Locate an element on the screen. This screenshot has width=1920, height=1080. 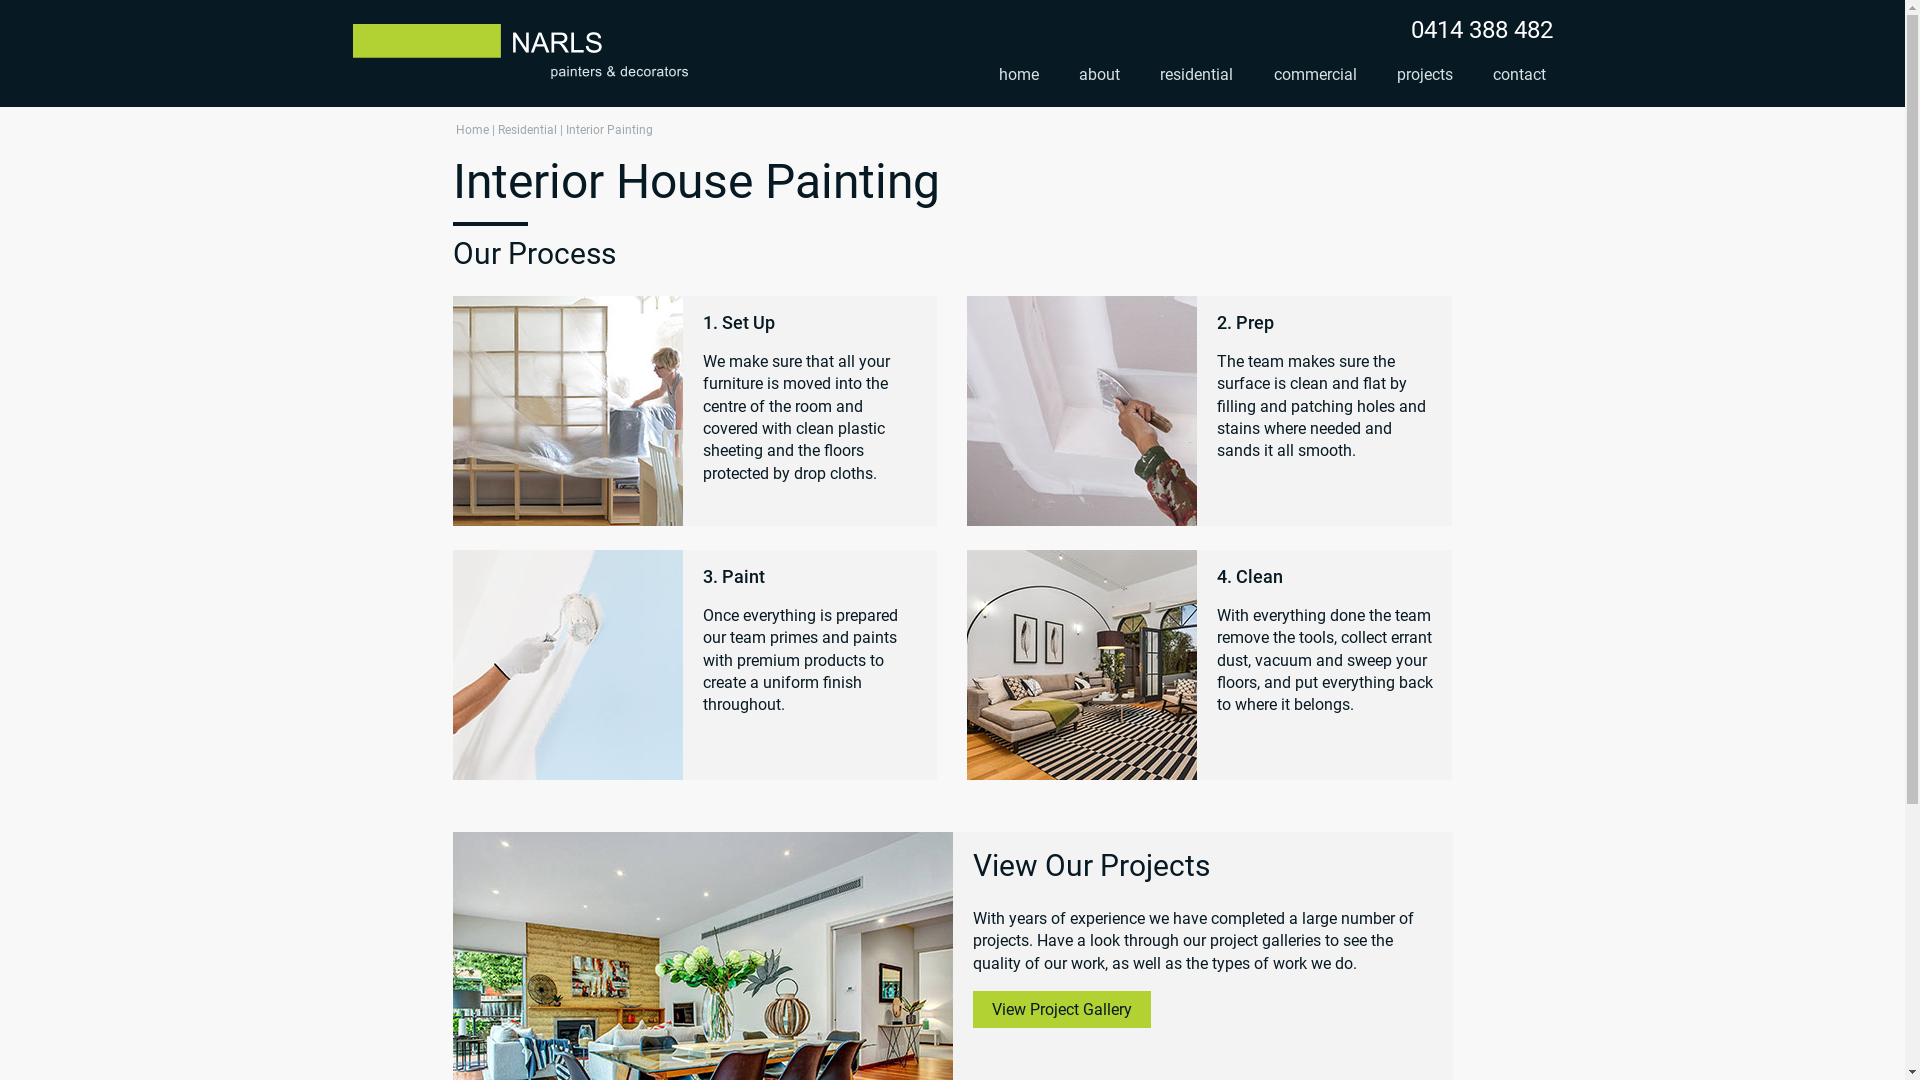
'Interior Painting' is located at coordinates (608, 130).